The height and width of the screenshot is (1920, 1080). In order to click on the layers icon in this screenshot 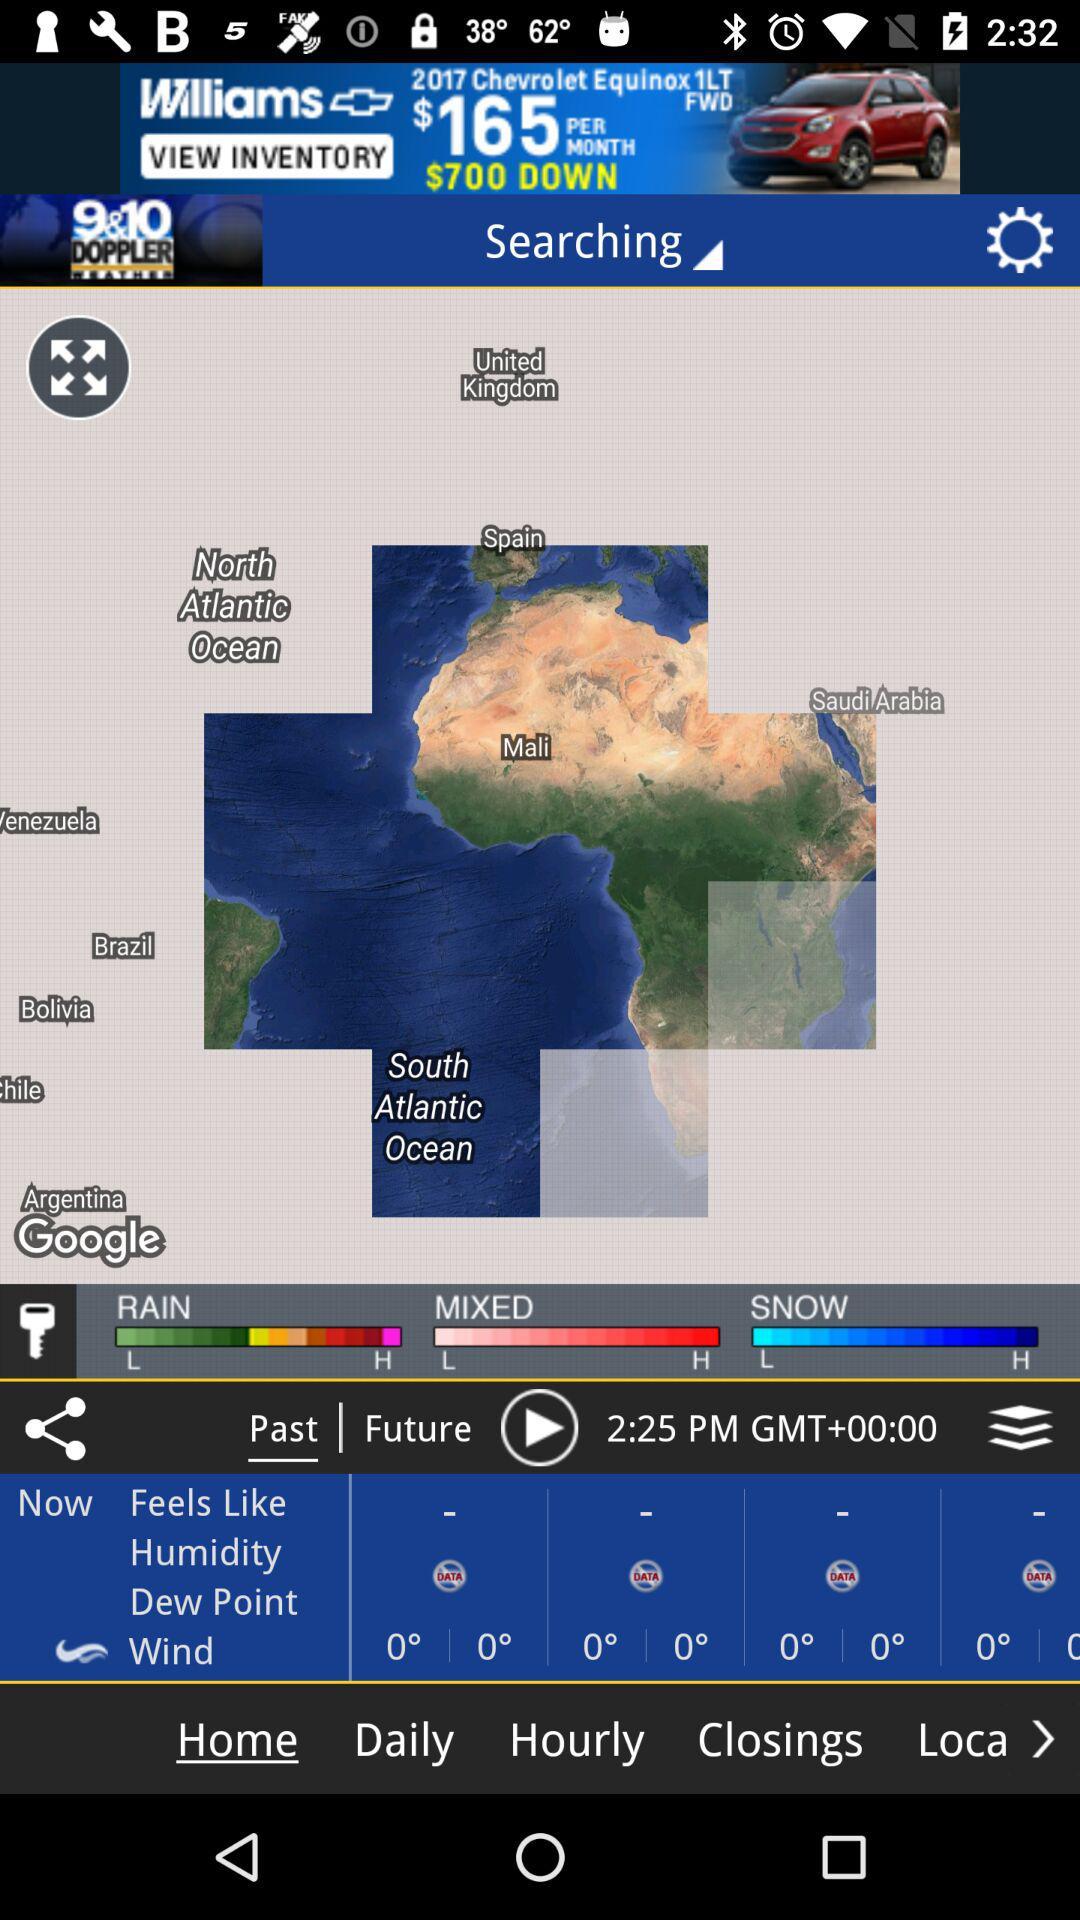, I will do `click(1020, 1426)`.